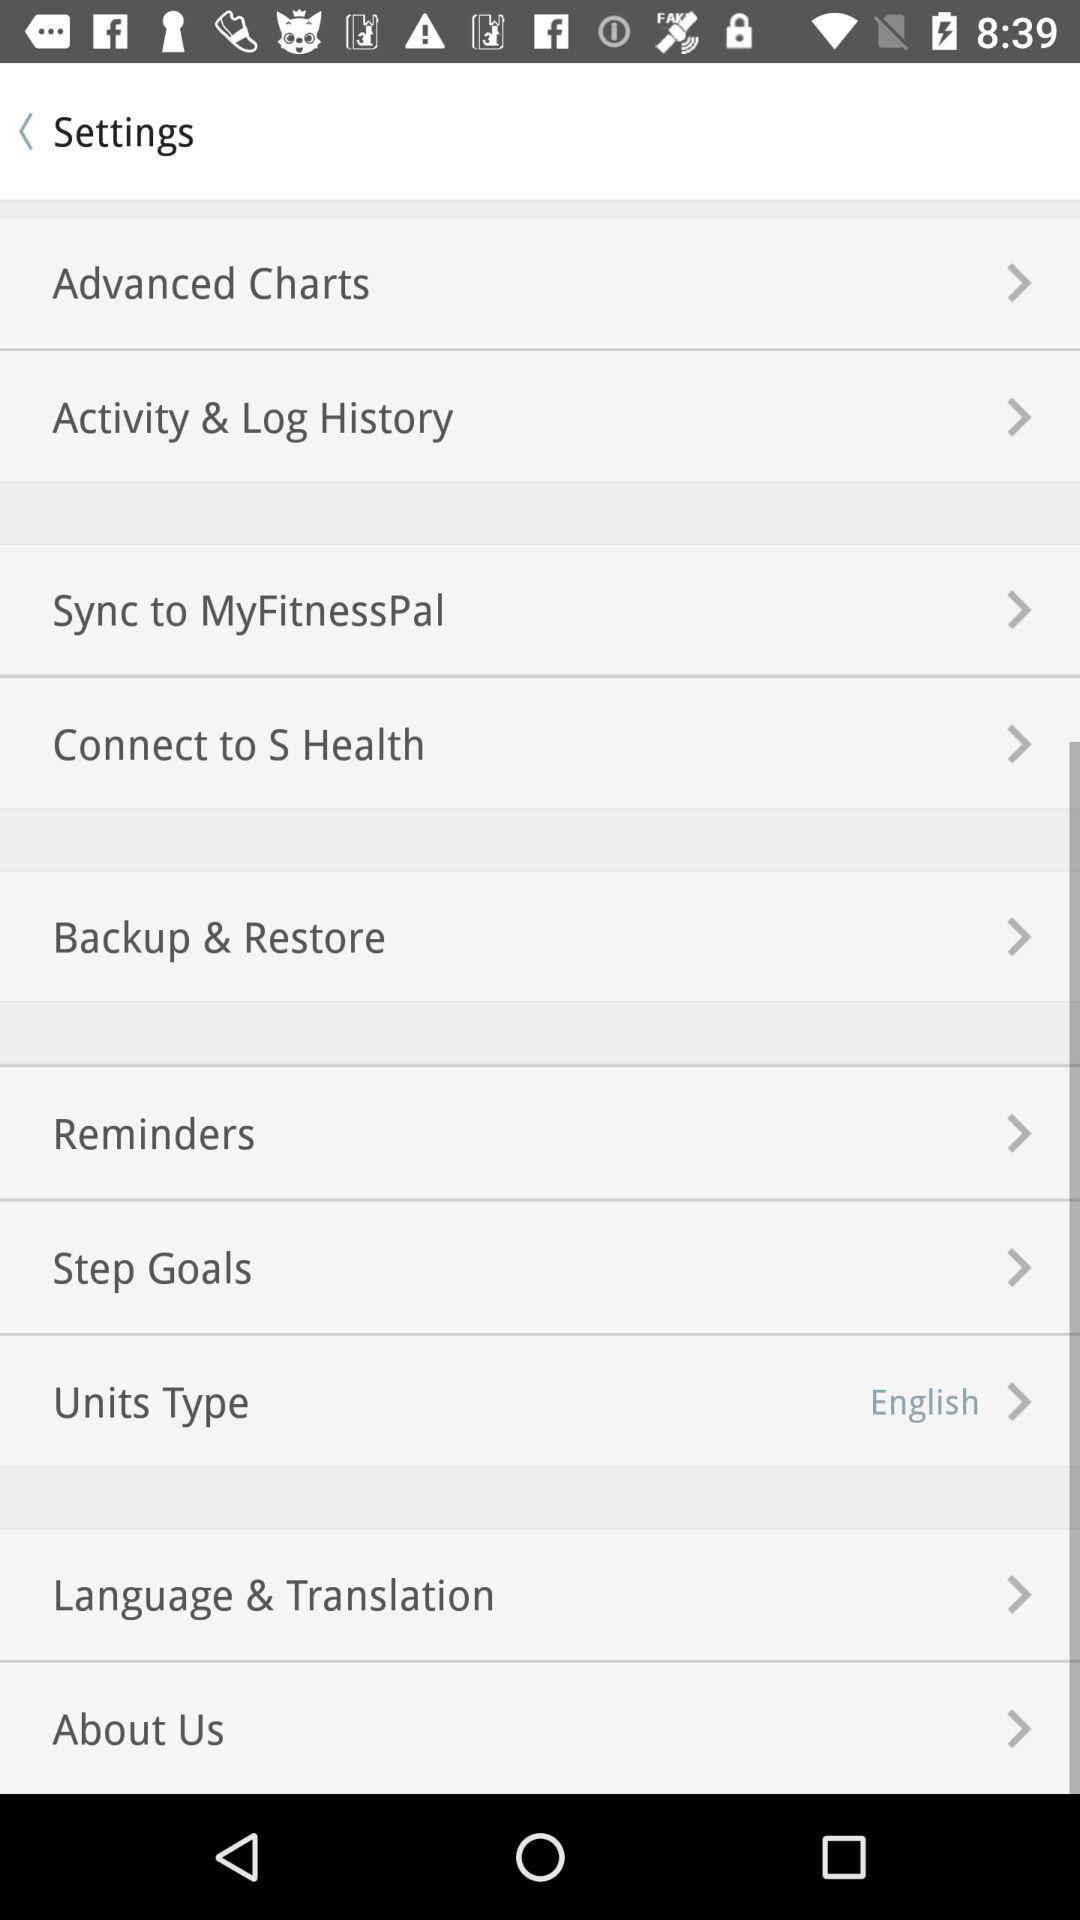 This screenshot has height=1920, width=1080. I want to click on the icon next to step goals icon, so click(925, 1400).